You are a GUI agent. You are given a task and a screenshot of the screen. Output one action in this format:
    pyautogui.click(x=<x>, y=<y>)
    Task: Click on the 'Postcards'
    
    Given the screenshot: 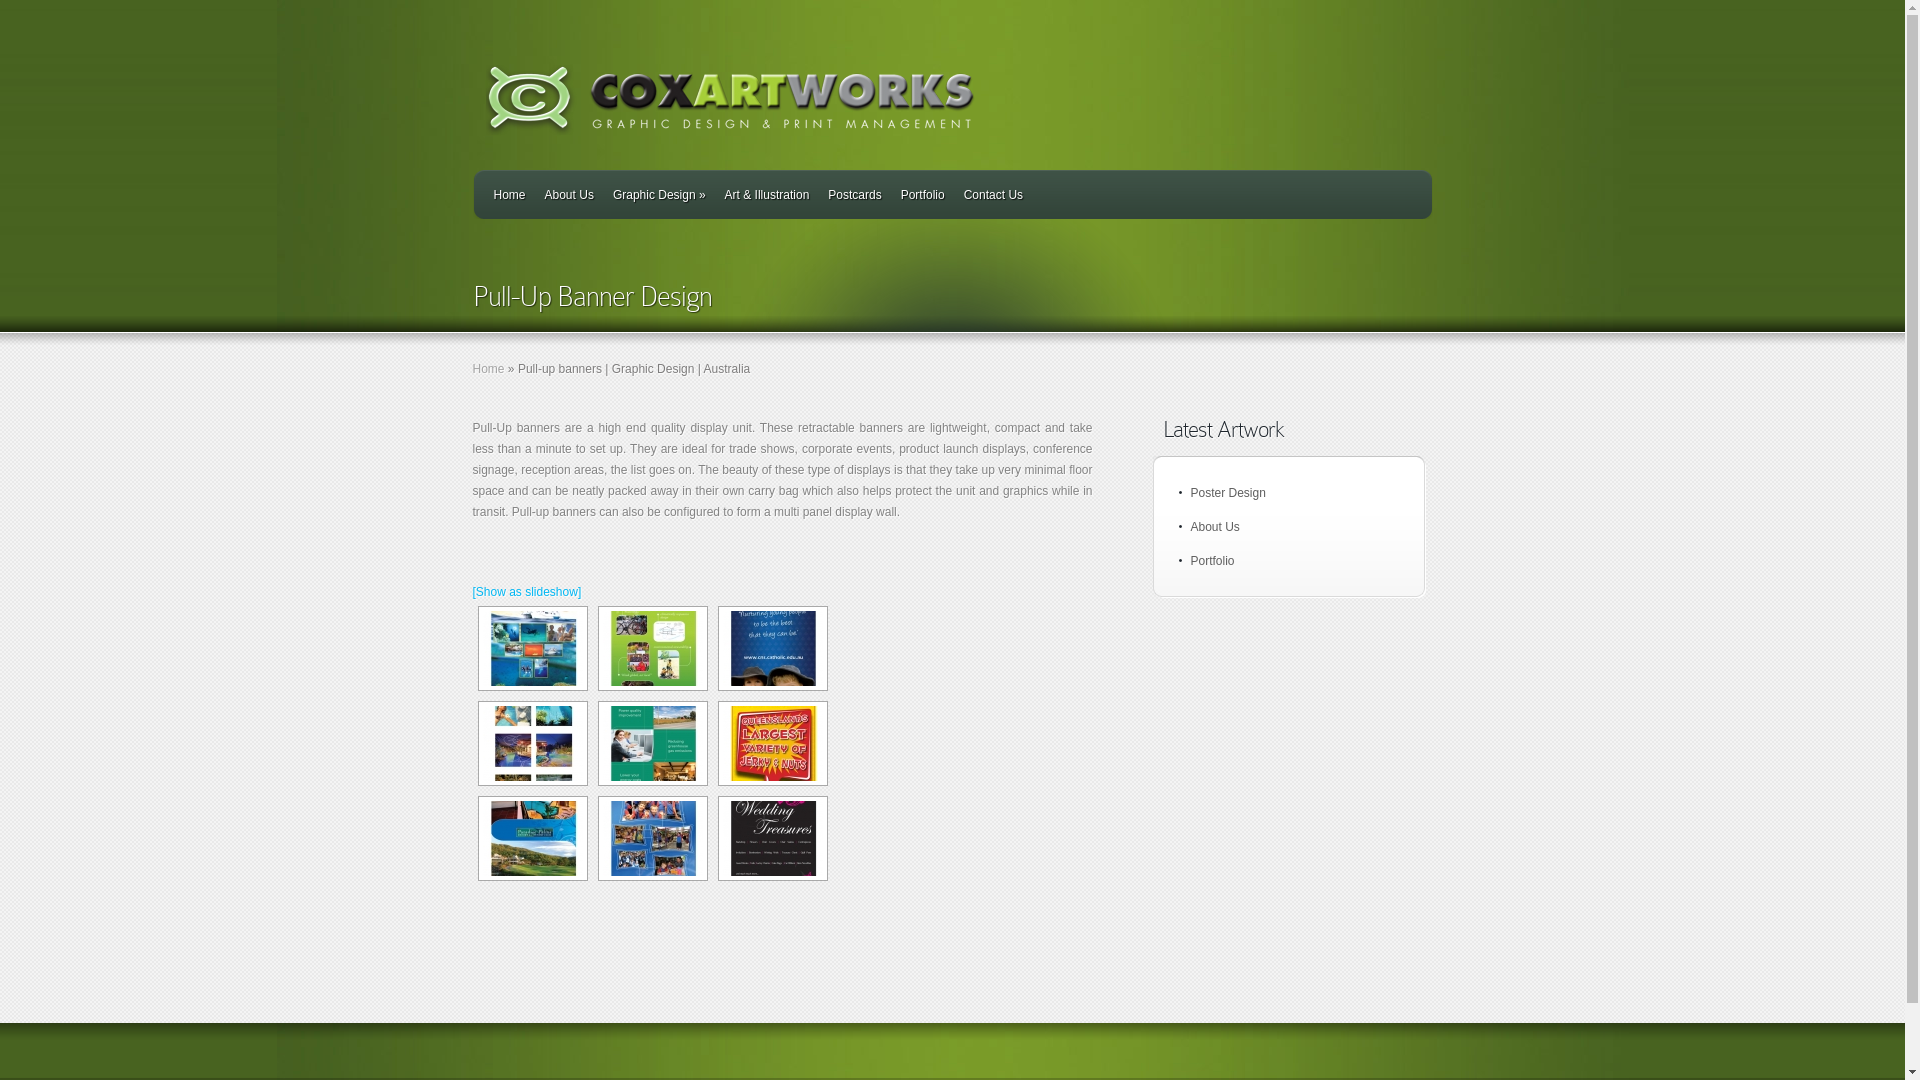 What is the action you would take?
    pyautogui.click(x=854, y=195)
    